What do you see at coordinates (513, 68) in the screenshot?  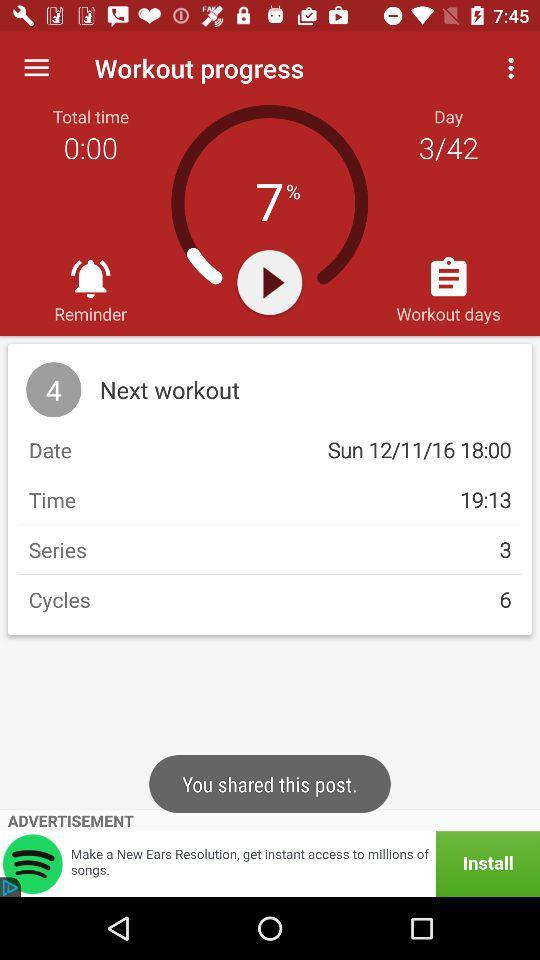 I see `the icon above workout days` at bounding box center [513, 68].